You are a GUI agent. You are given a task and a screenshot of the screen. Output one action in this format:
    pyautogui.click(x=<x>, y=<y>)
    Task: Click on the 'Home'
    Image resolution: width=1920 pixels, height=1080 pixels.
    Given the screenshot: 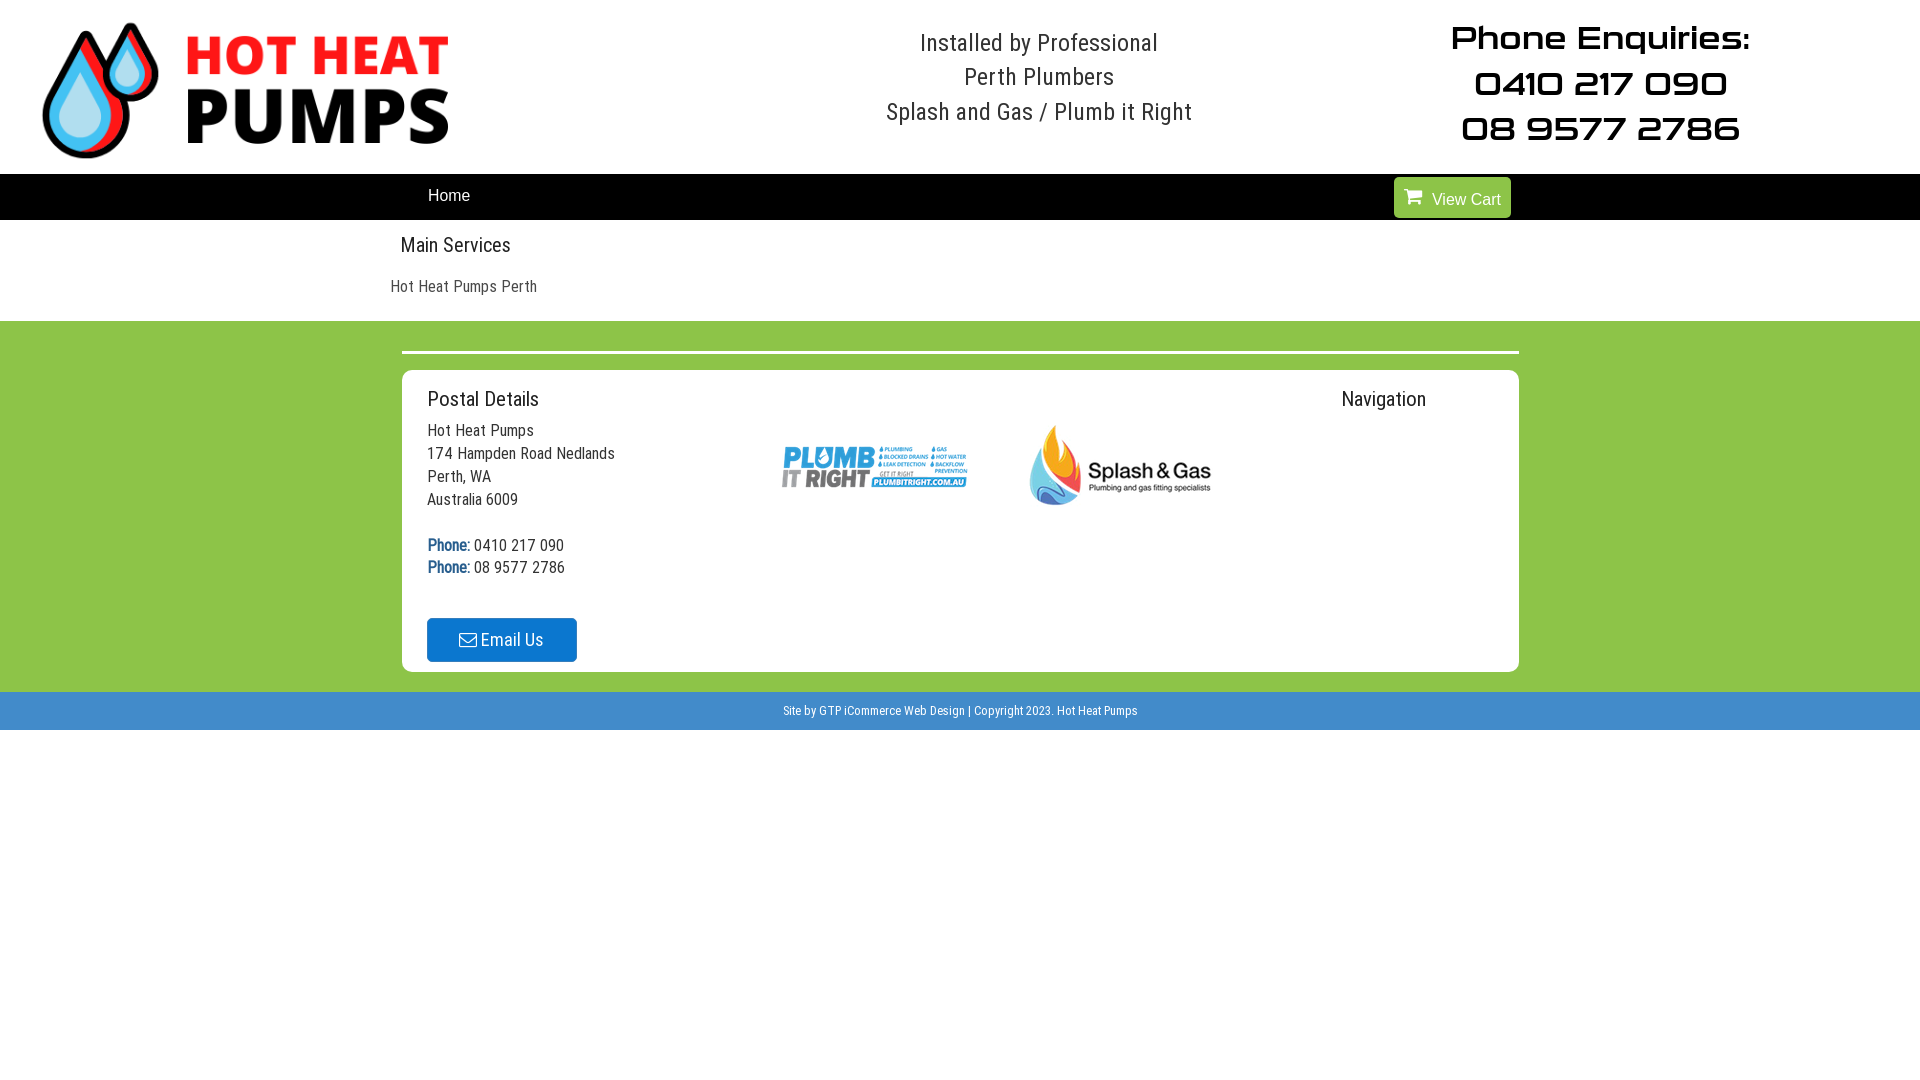 What is the action you would take?
    pyautogui.click(x=448, y=195)
    